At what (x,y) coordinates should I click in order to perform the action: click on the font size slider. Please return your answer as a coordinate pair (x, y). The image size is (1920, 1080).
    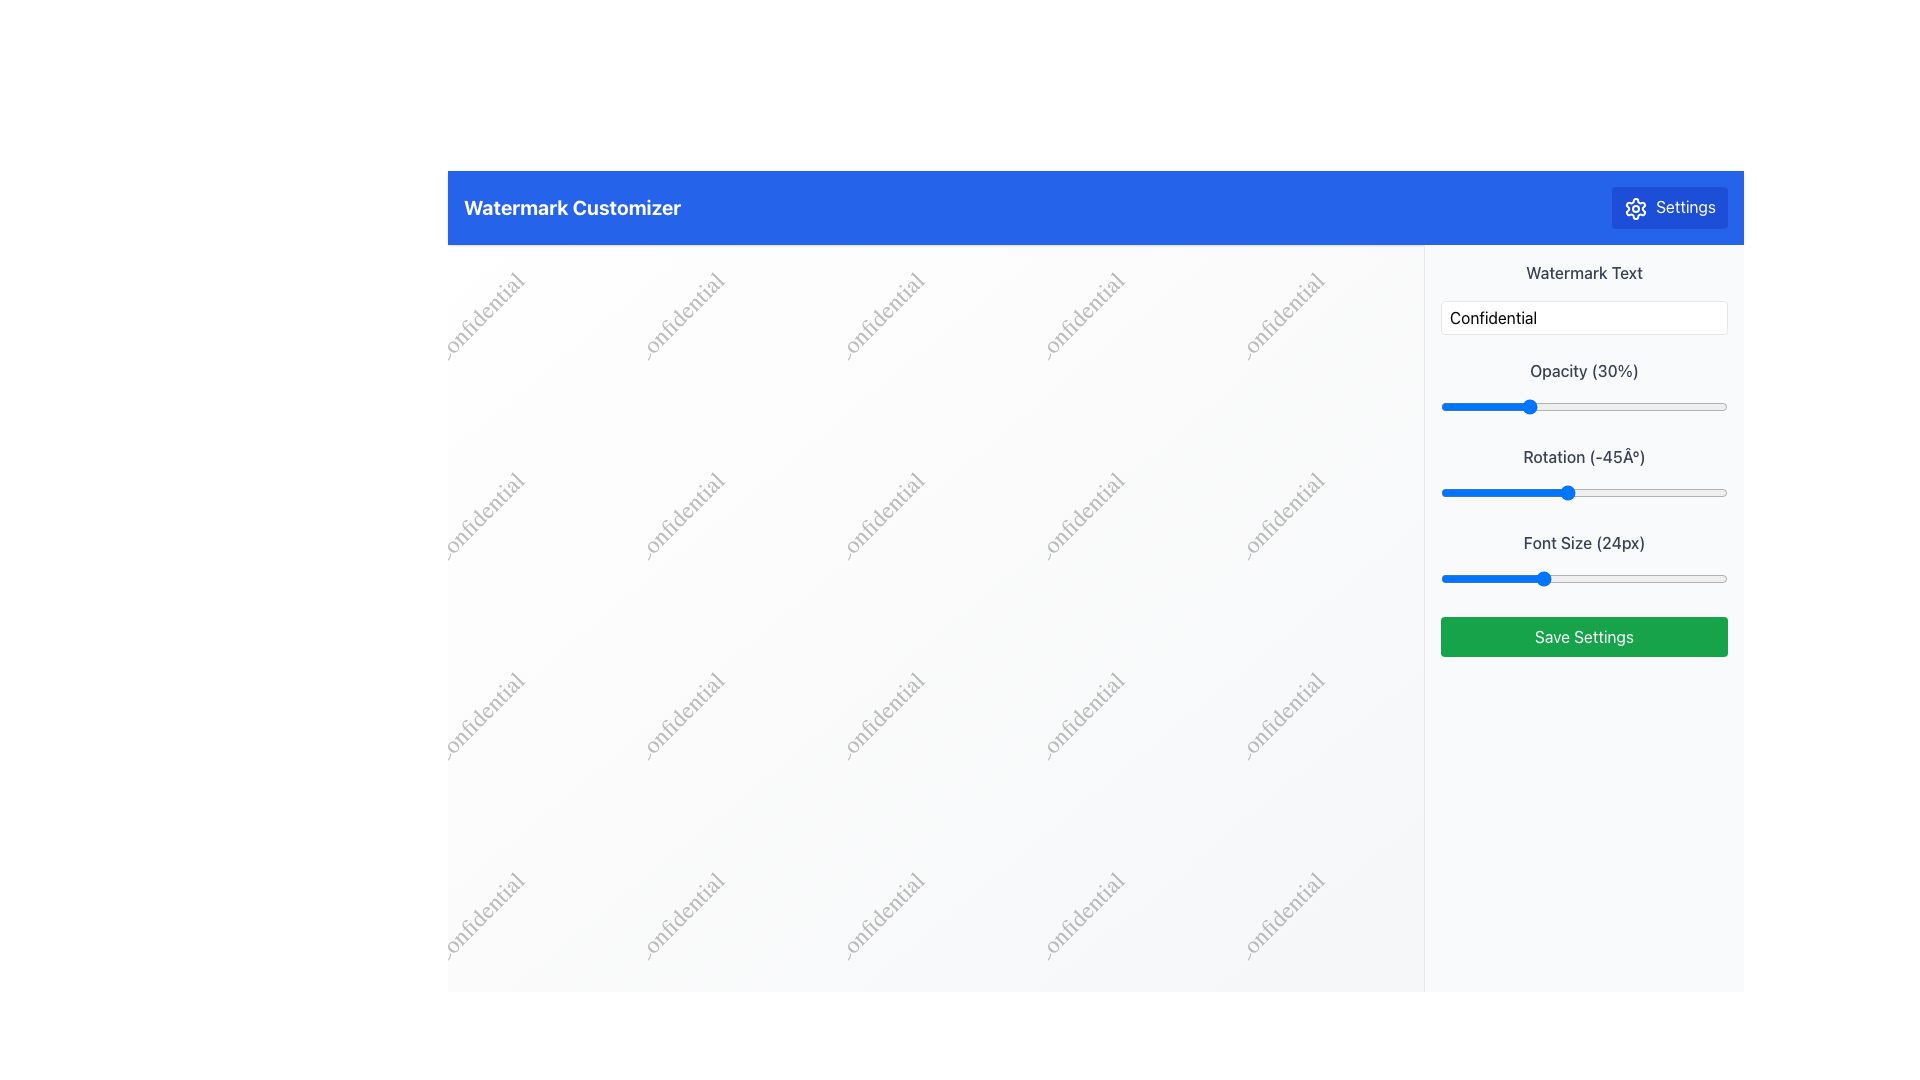
    Looking at the image, I should click on (1512, 578).